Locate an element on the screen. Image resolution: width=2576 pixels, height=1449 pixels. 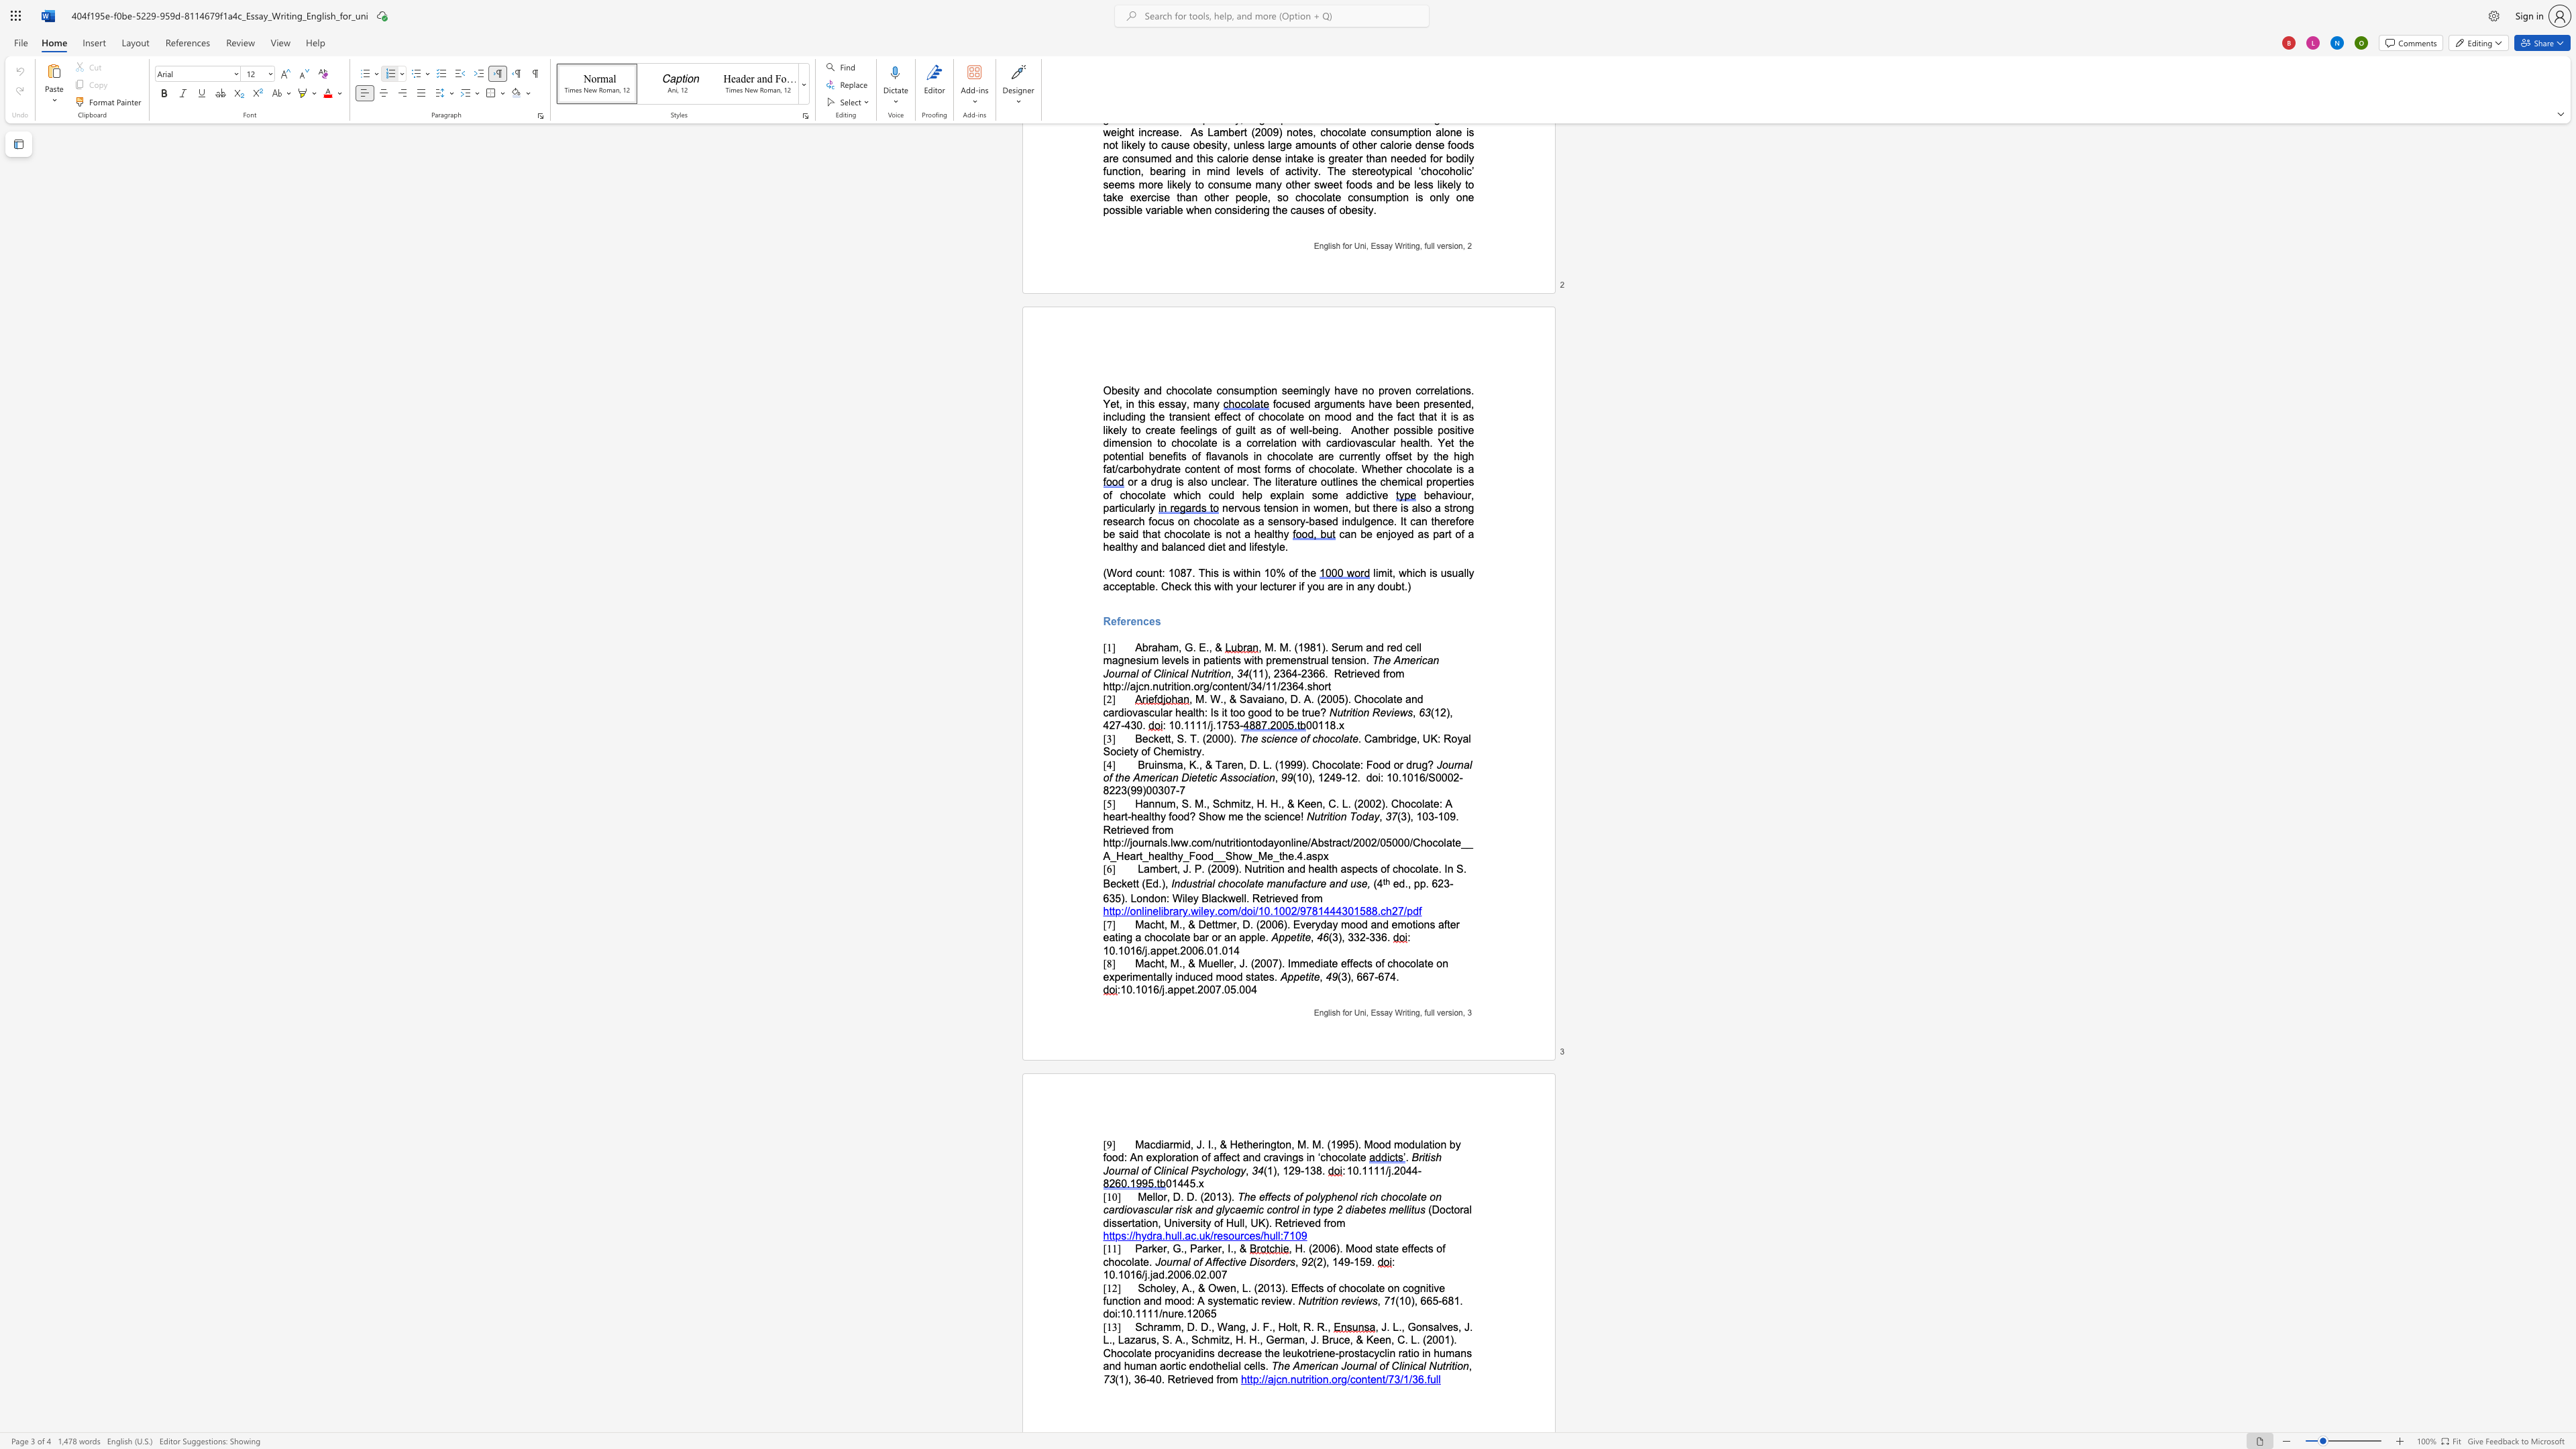
the 3th character "m" in the text is located at coordinates (1232, 816).